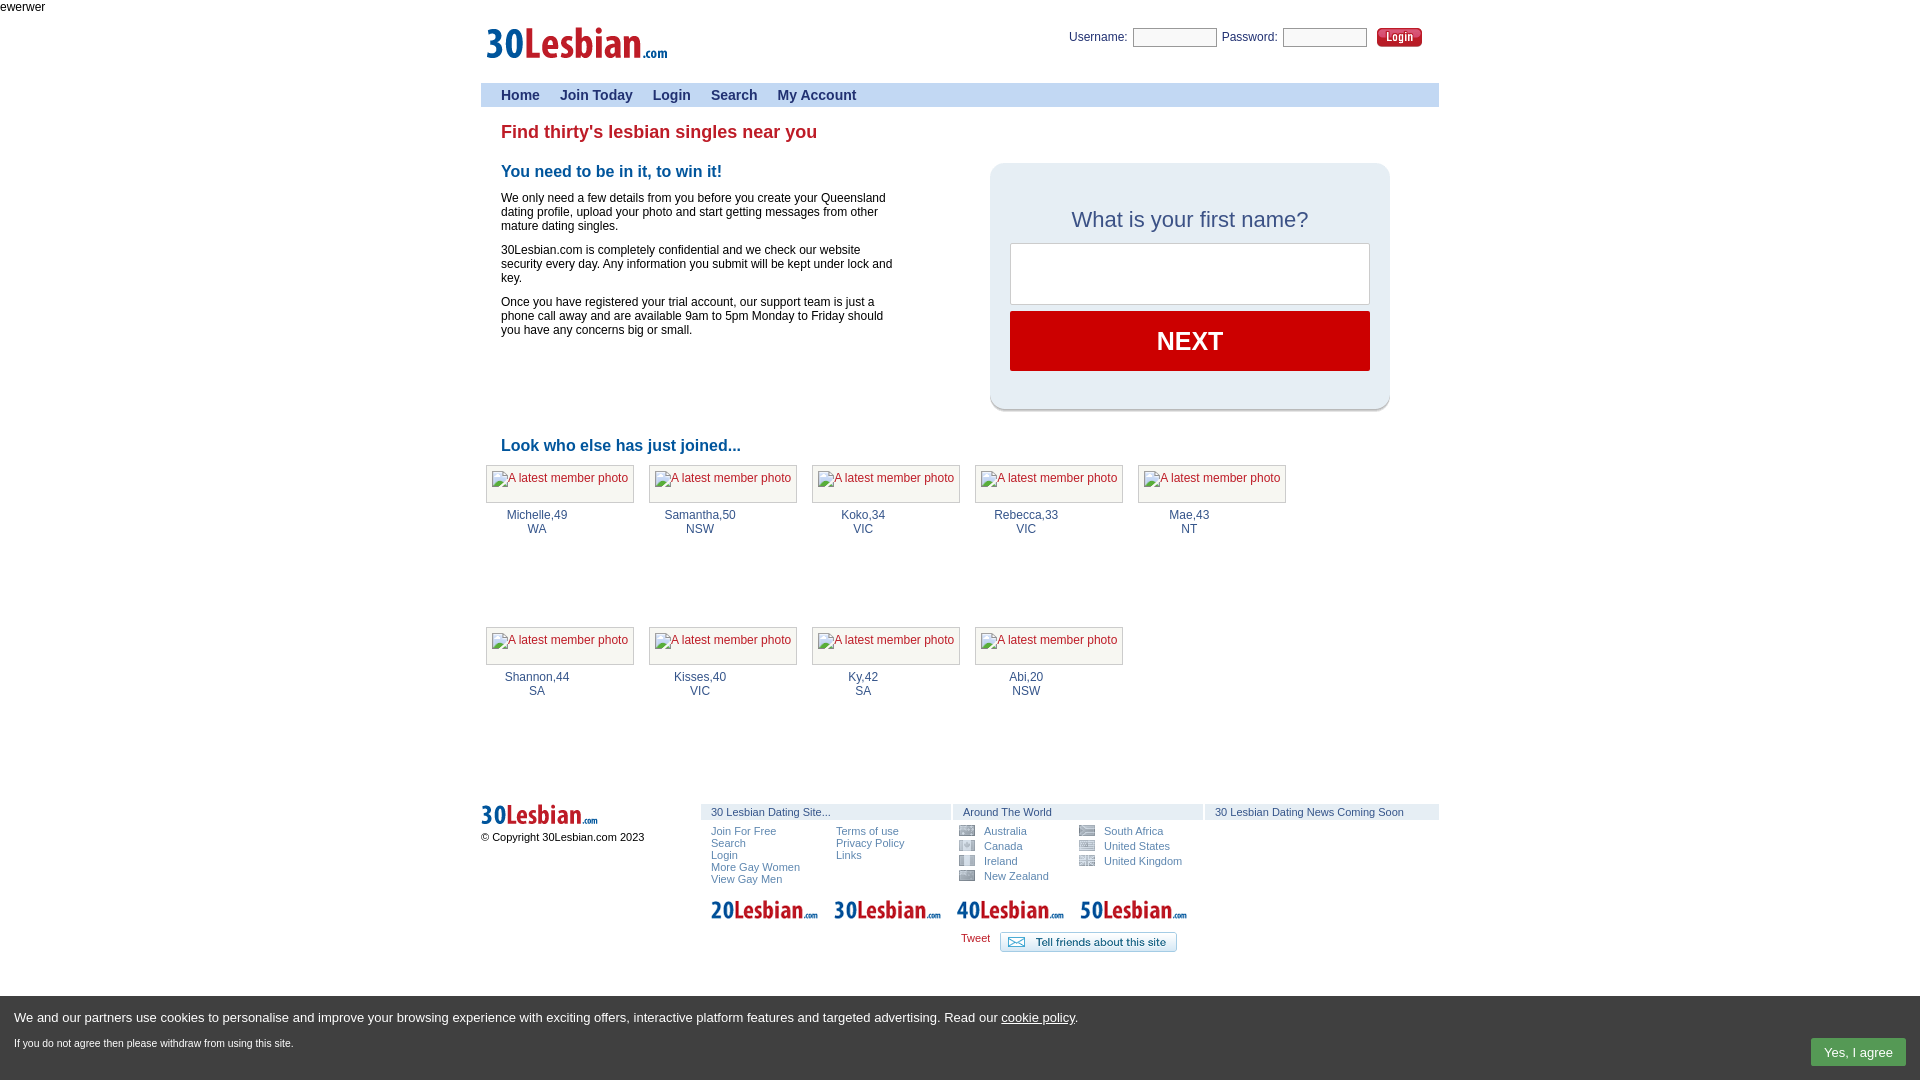  Describe the element at coordinates (1131, 859) in the screenshot. I see `'United Kingdom'` at that location.